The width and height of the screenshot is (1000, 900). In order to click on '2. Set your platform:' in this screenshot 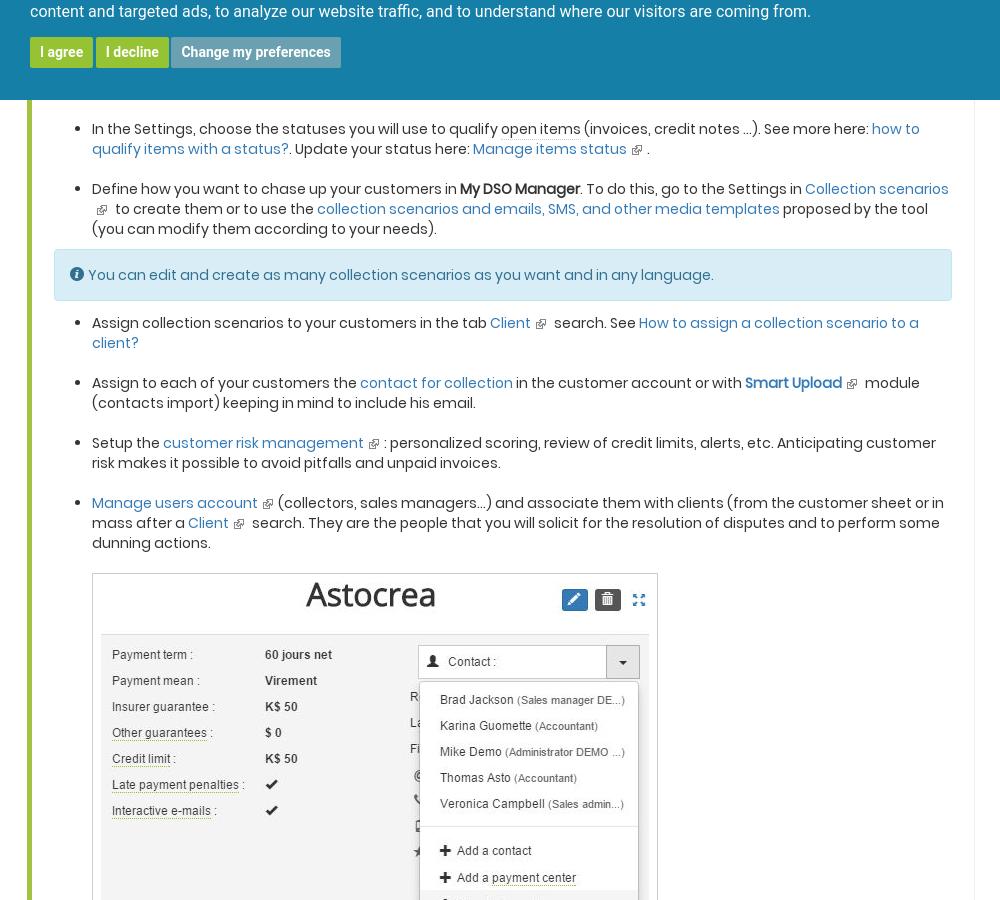, I will do `click(52, 22)`.